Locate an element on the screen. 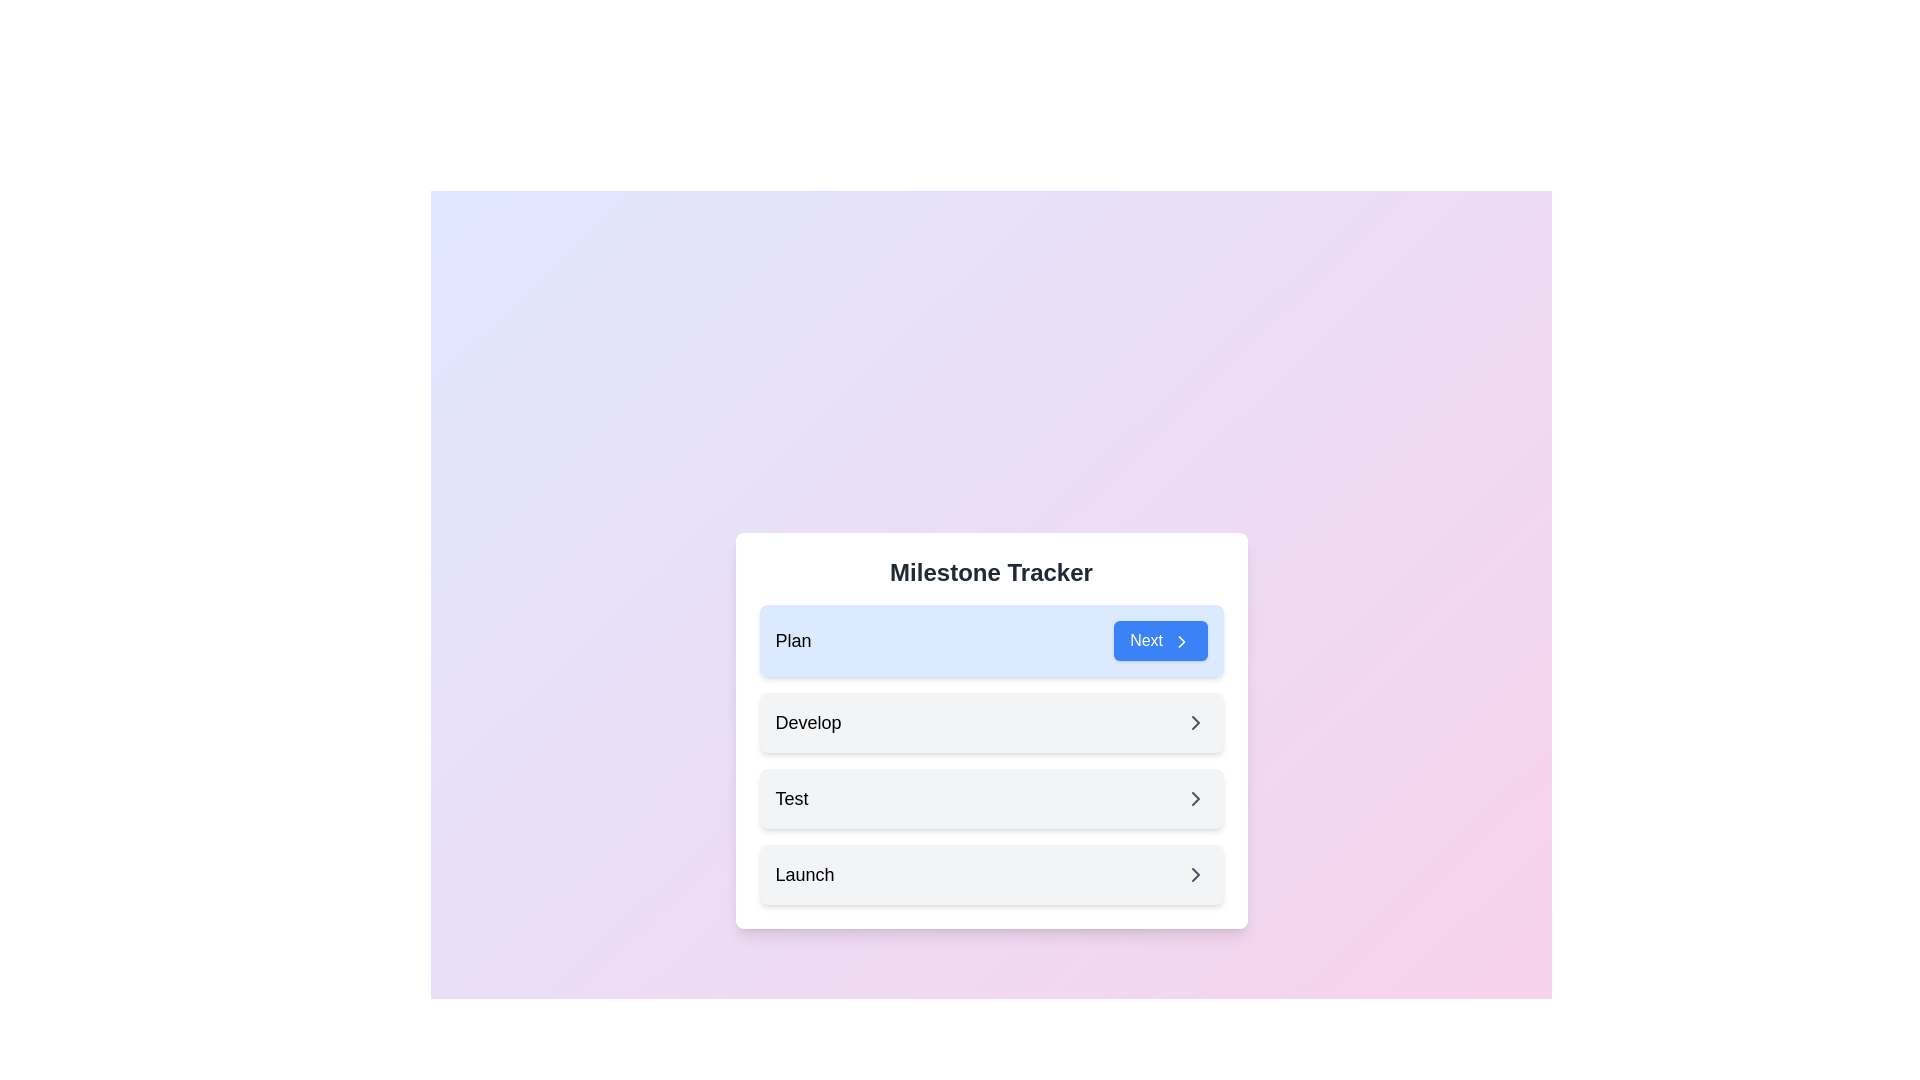  the icon within the last list item labeled 'Launch' in the 'Milestone Tracker' section is located at coordinates (1195, 874).